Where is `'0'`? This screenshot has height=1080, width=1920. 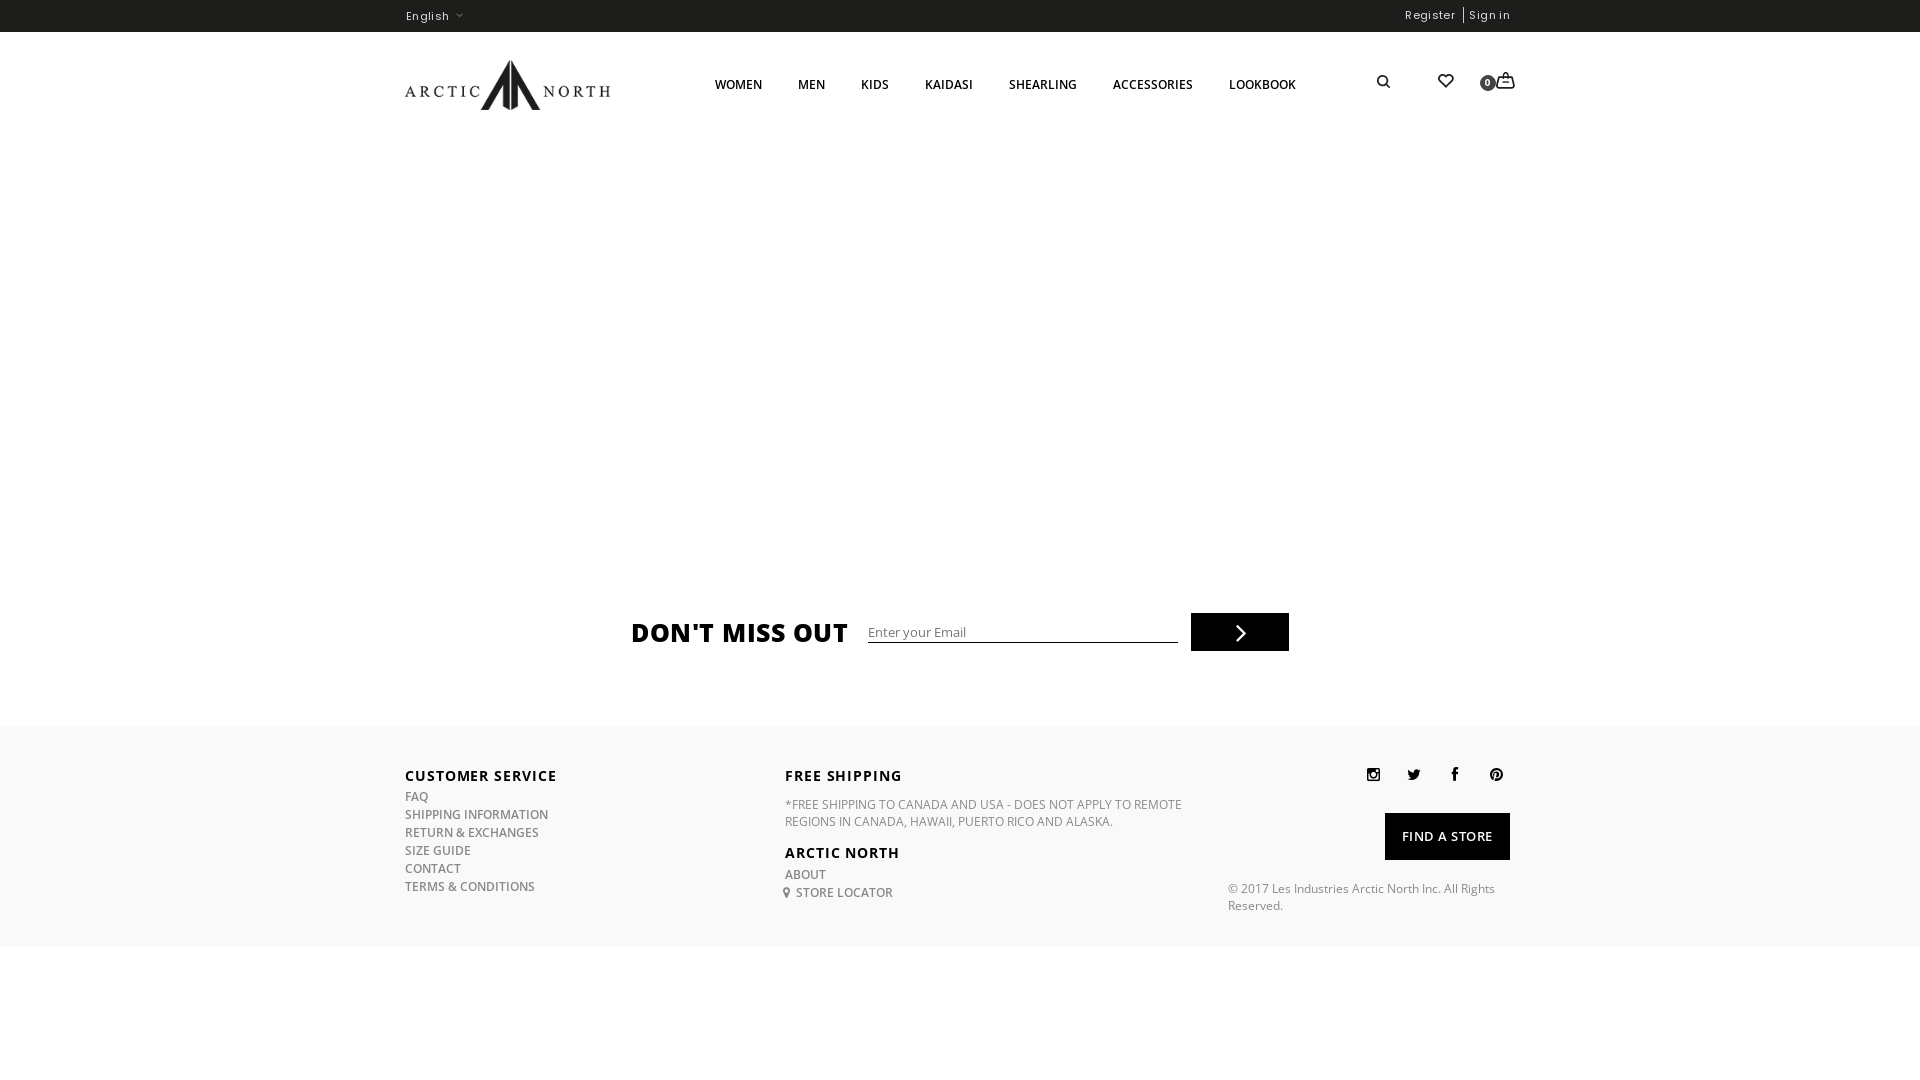
'0' is located at coordinates (1505, 77).